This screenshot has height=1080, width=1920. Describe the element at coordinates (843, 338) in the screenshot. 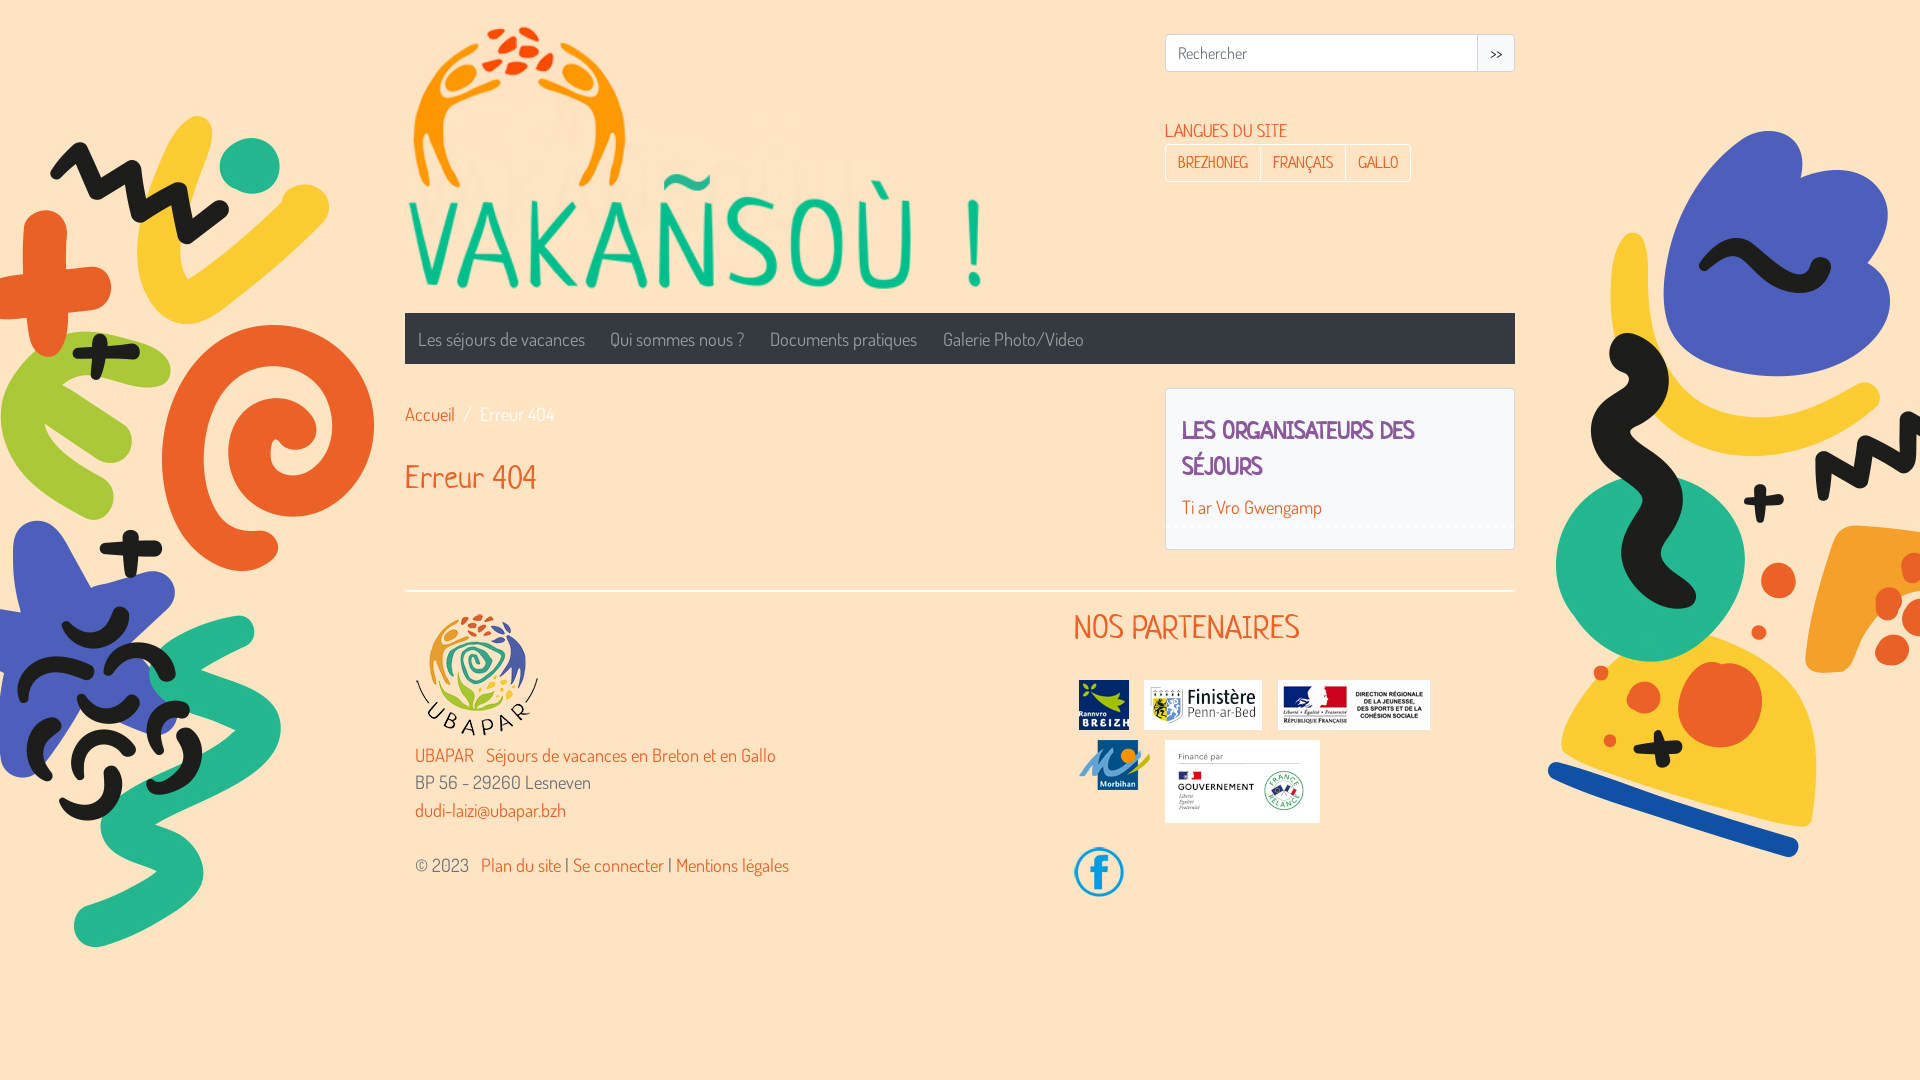

I see `'Documents pratiques'` at that location.